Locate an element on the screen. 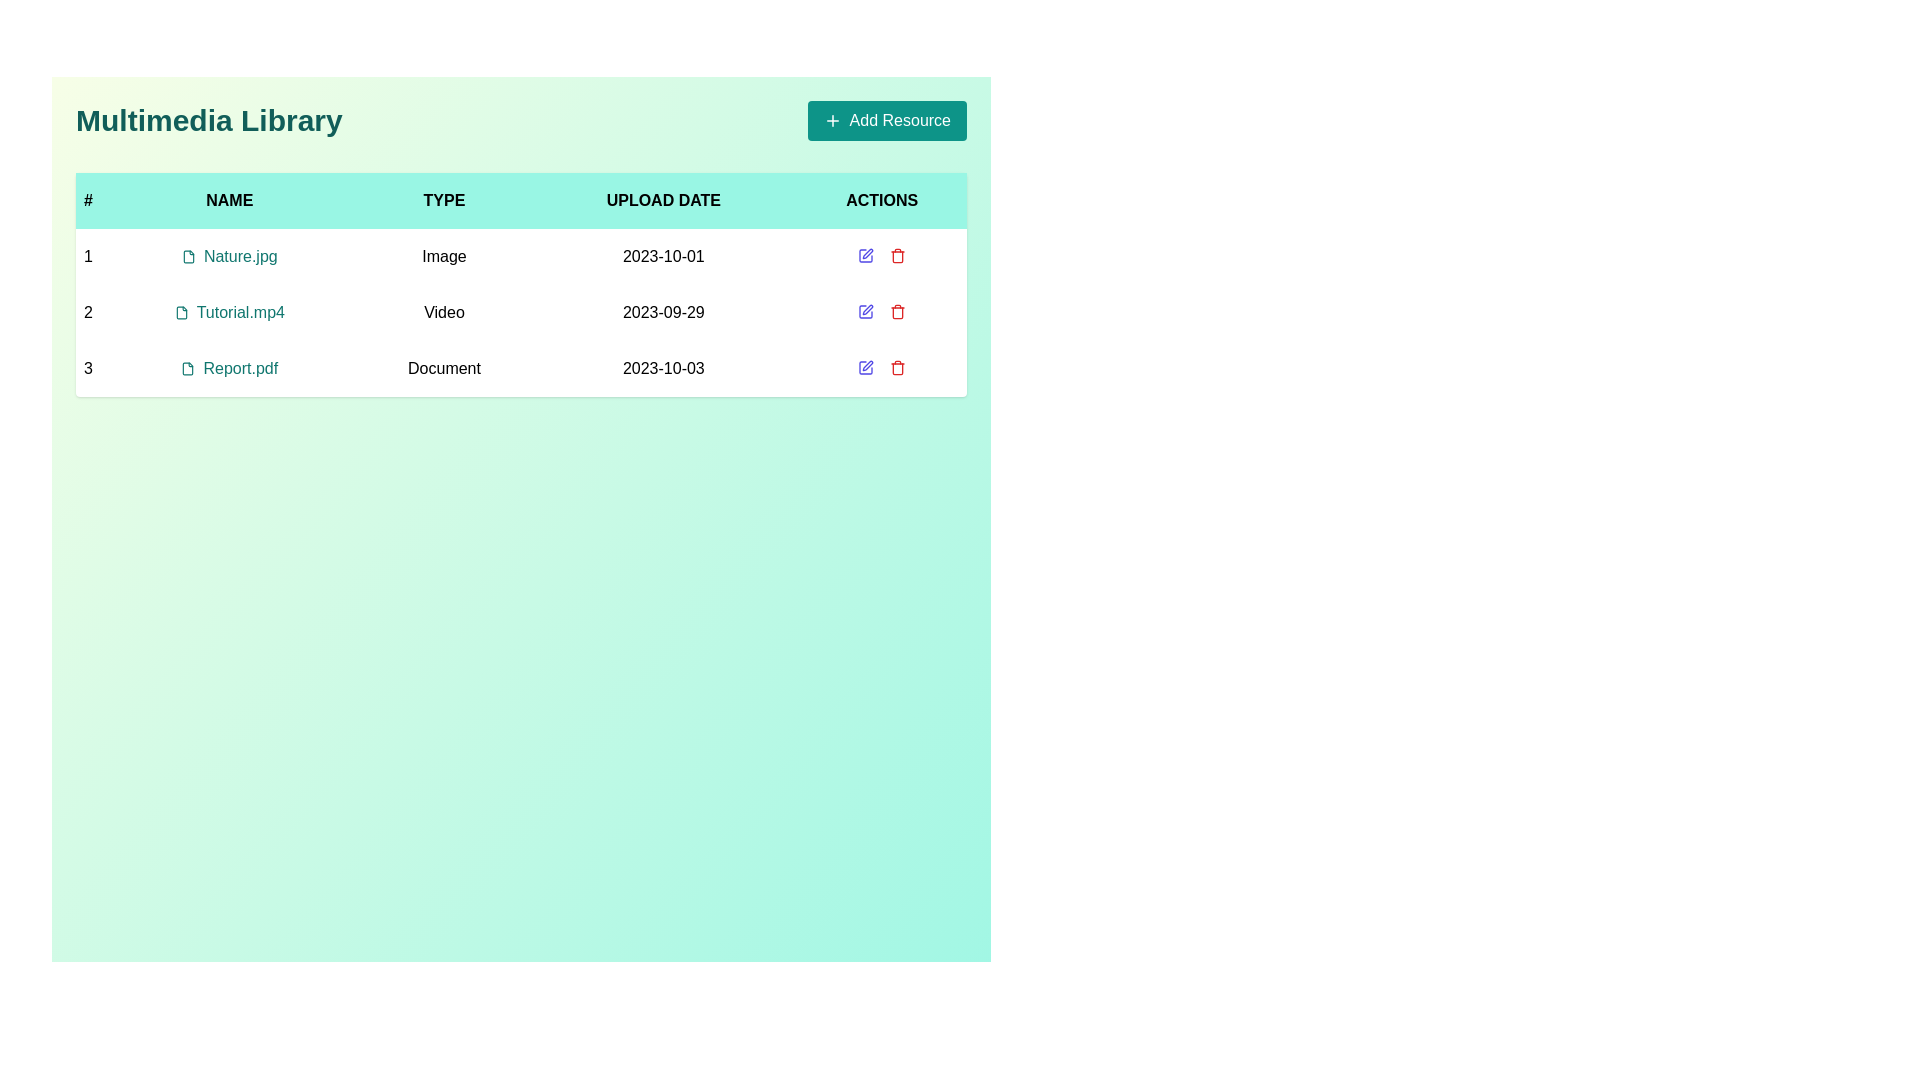 The image size is (1920, 1080). the 'Type' text label, which is the third column header in the table, displayed in bold and capitalized letters with a light green background is located at coordinates (443, 200).